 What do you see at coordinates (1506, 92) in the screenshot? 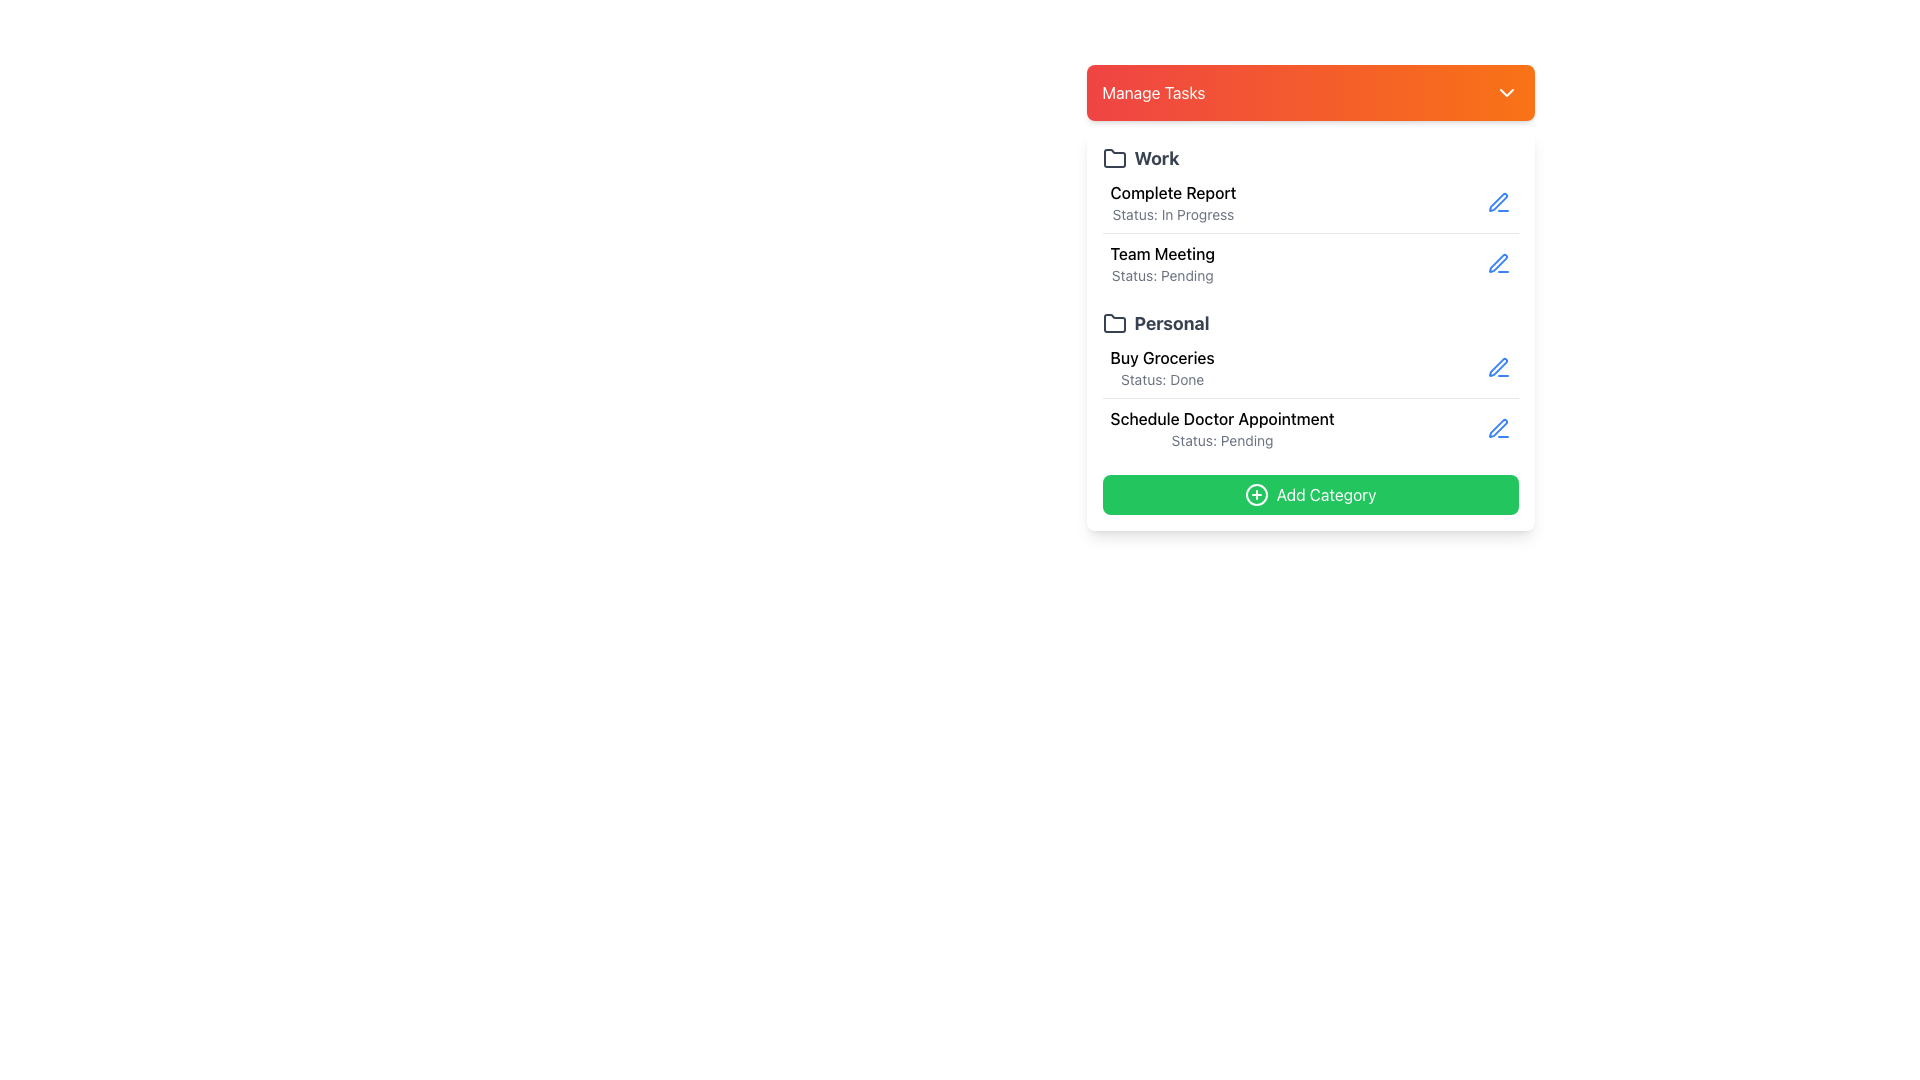
I see `the chevron icon located at the top-right corner of the 'Manage Tasks' orange header bar` at bounding box center [1506, 92].